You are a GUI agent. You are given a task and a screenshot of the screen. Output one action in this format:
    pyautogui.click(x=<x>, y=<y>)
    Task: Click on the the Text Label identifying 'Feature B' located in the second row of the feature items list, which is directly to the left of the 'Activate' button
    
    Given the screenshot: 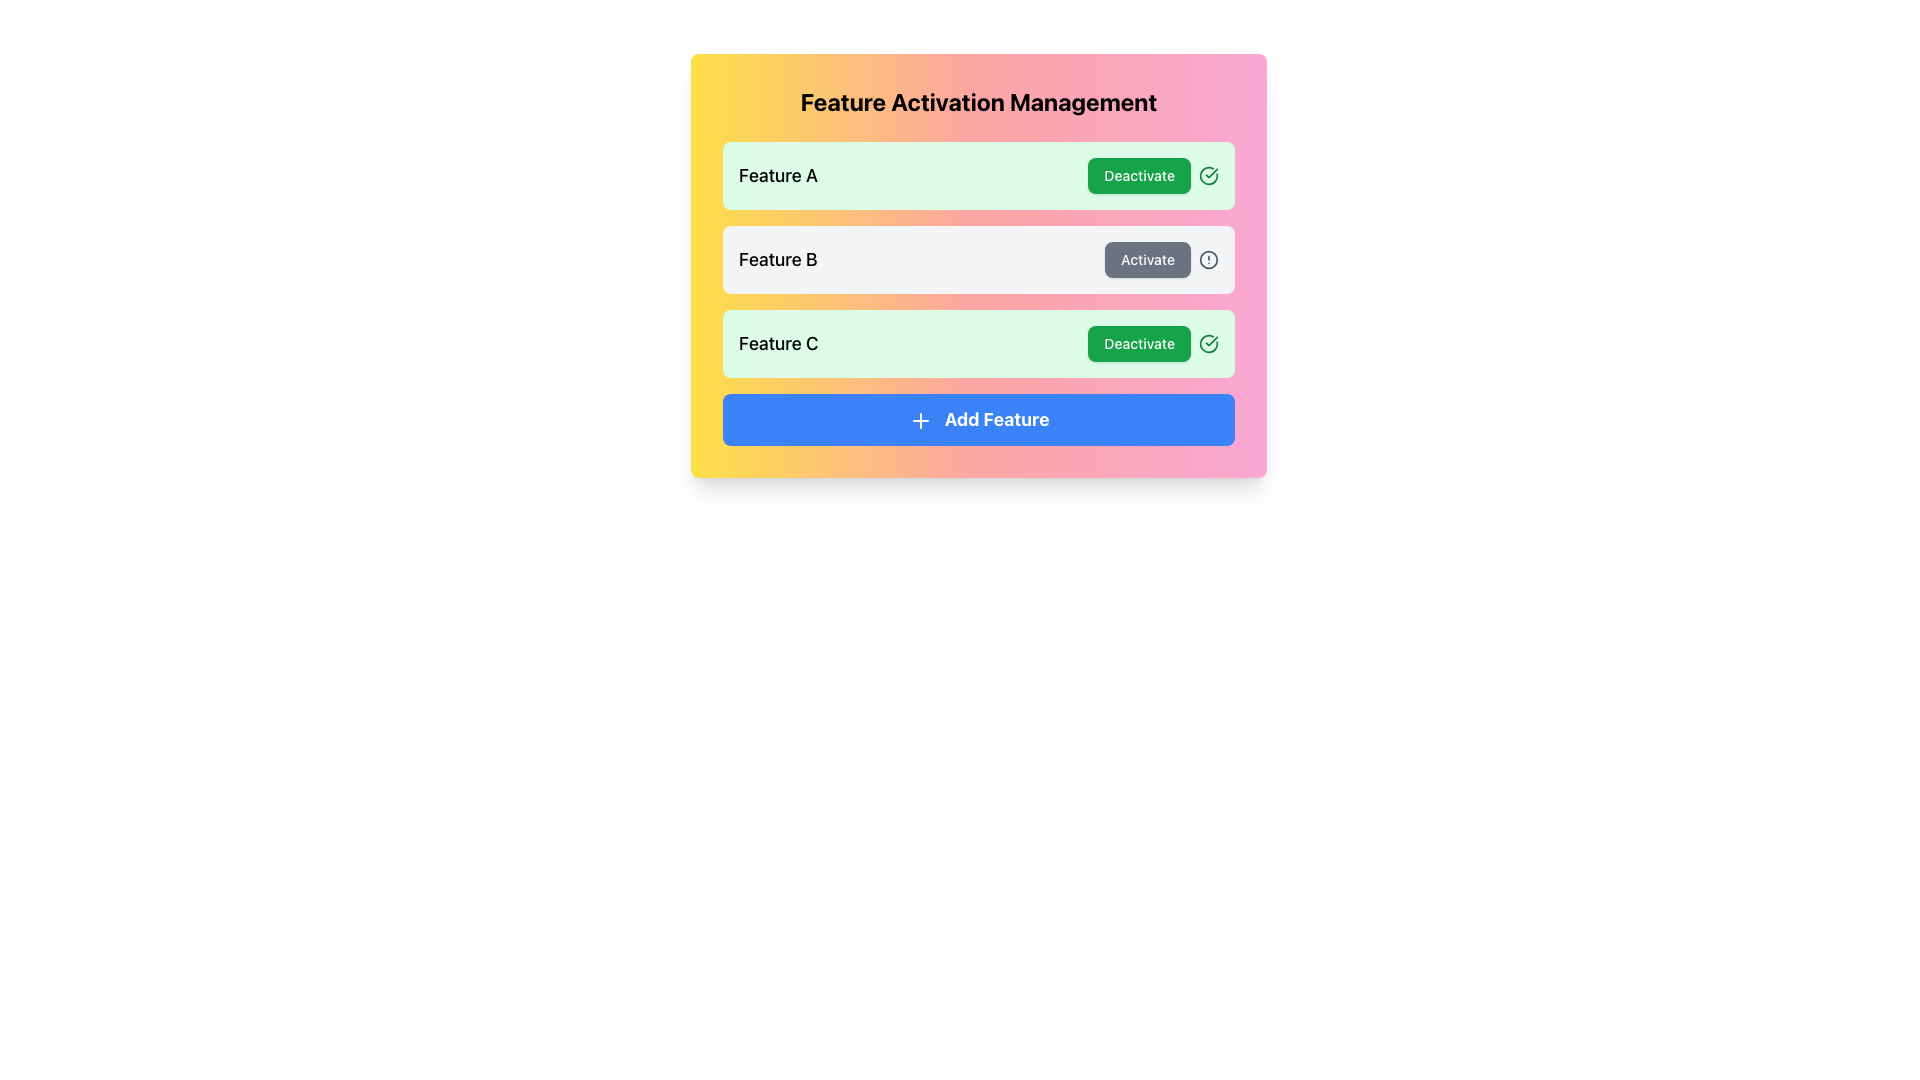 What is the action you would take?
    pyautogui.click(x=777, y=258)
    